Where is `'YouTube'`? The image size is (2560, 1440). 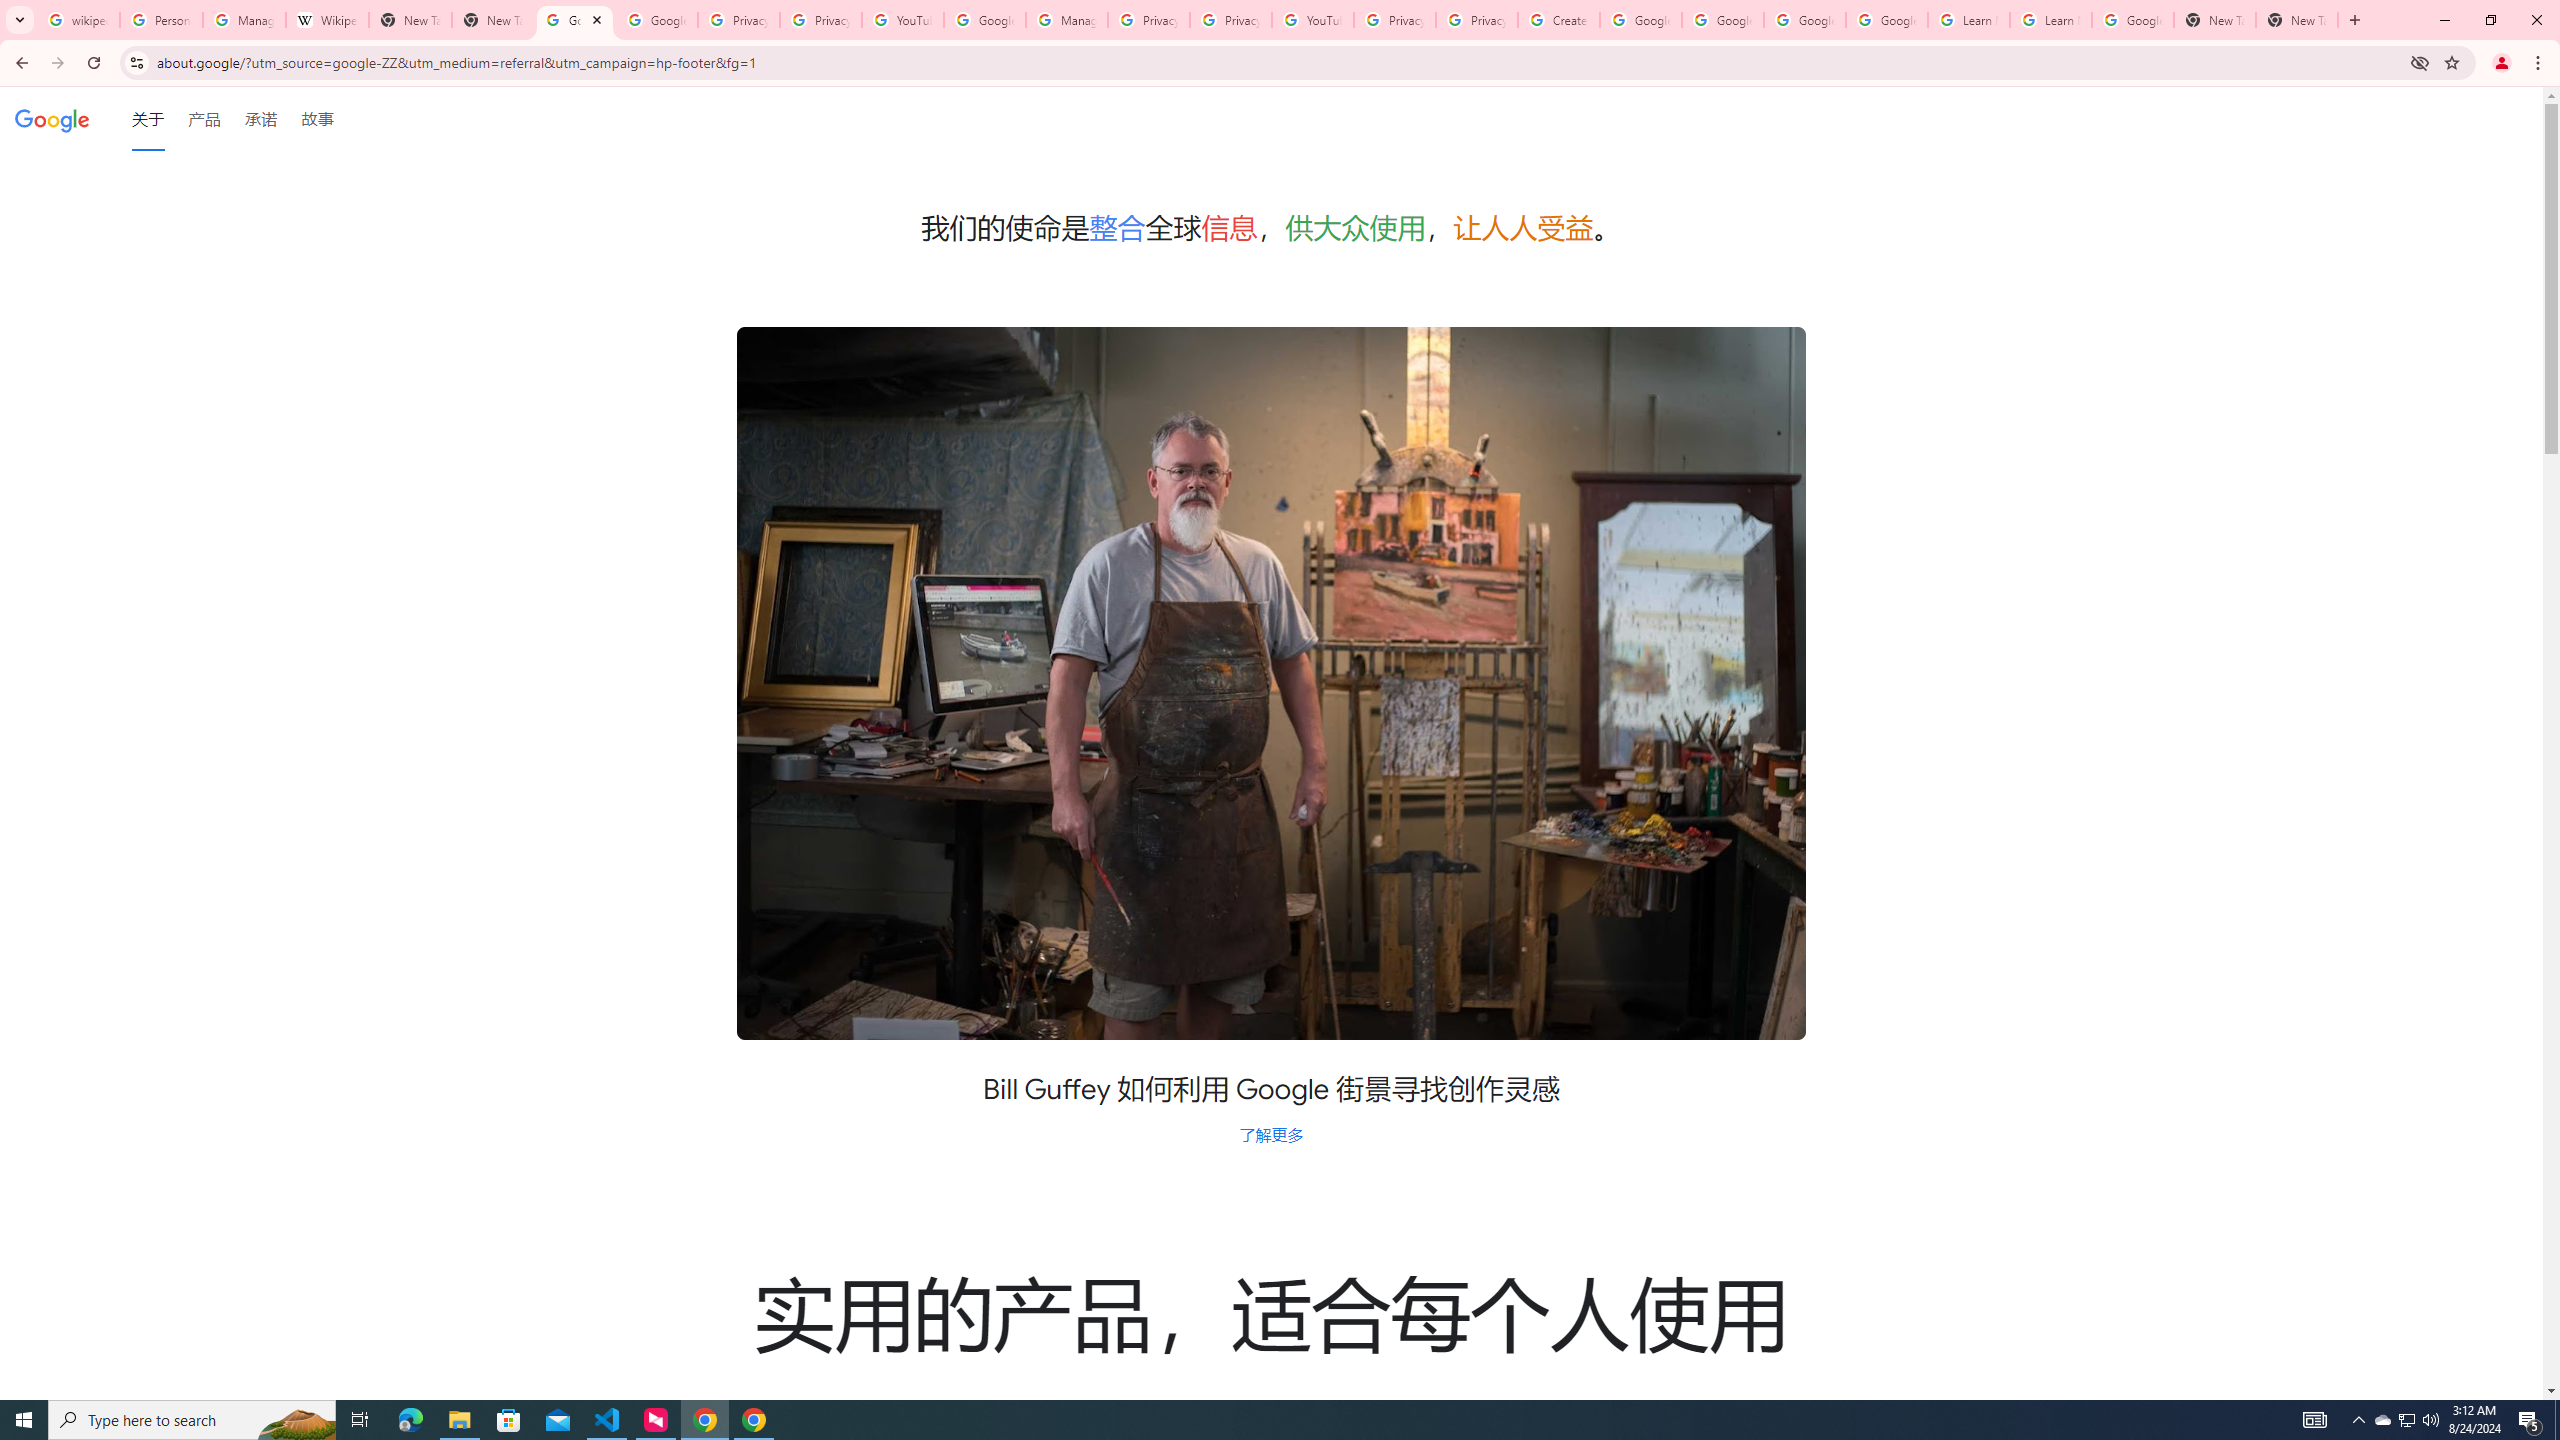 'YouTube' is located at coordinates (901, 19).